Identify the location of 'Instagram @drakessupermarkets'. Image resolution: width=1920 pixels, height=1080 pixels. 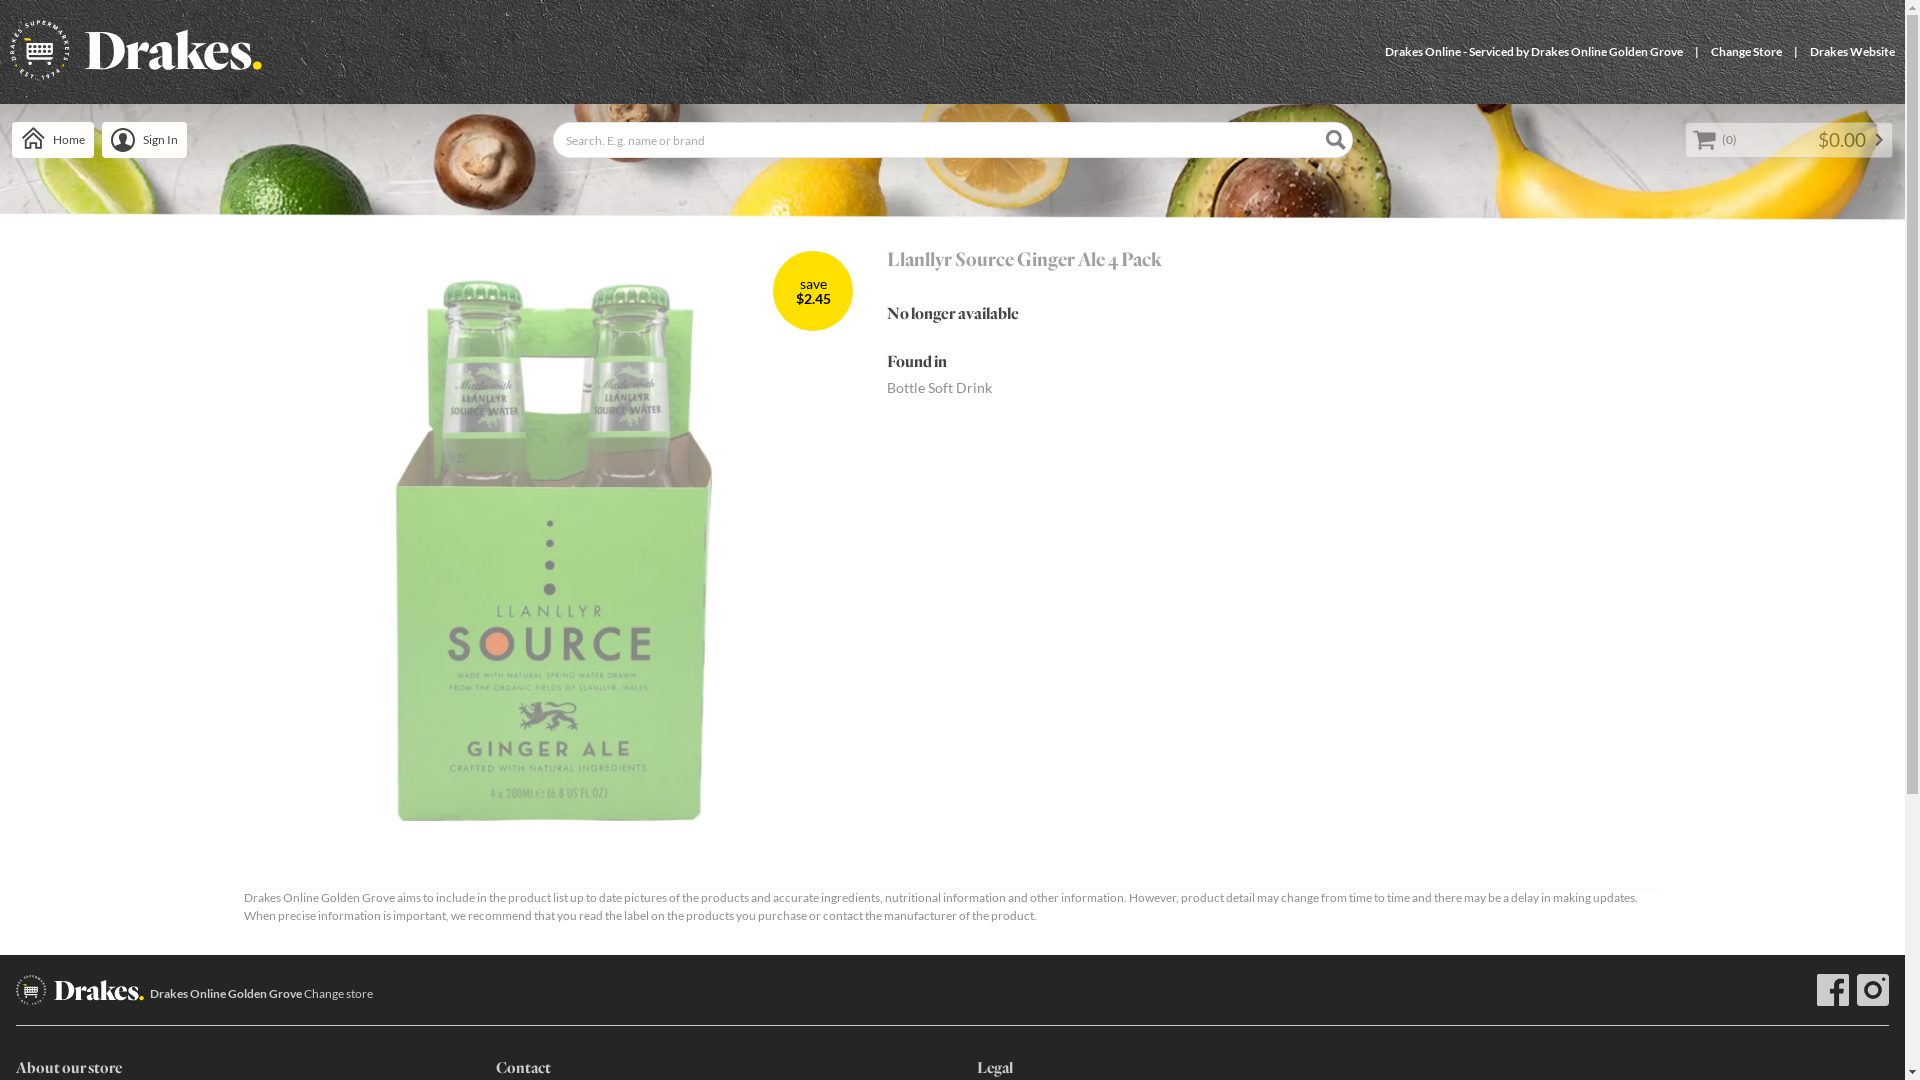
(1856, 990).